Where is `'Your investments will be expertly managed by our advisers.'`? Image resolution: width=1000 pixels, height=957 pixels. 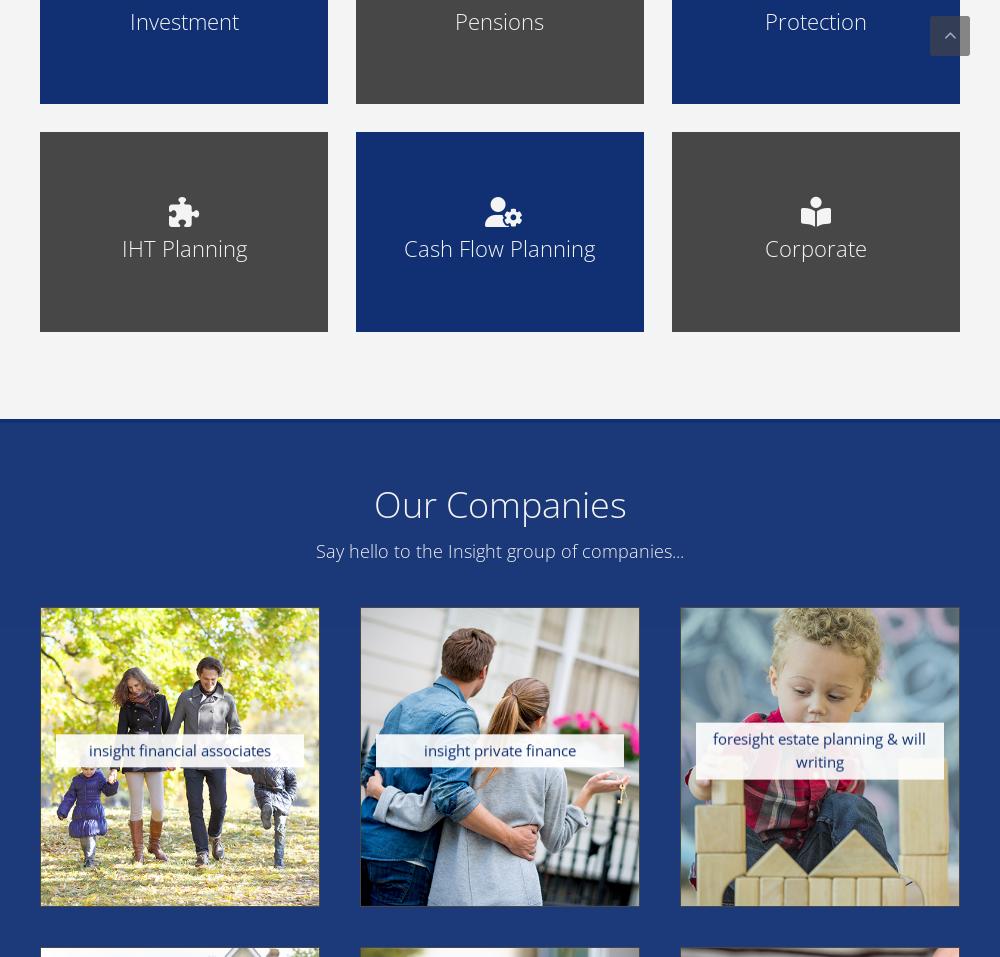 'Your investments will be expertly managed by our advisers.' is located at coordinates (184, 568).